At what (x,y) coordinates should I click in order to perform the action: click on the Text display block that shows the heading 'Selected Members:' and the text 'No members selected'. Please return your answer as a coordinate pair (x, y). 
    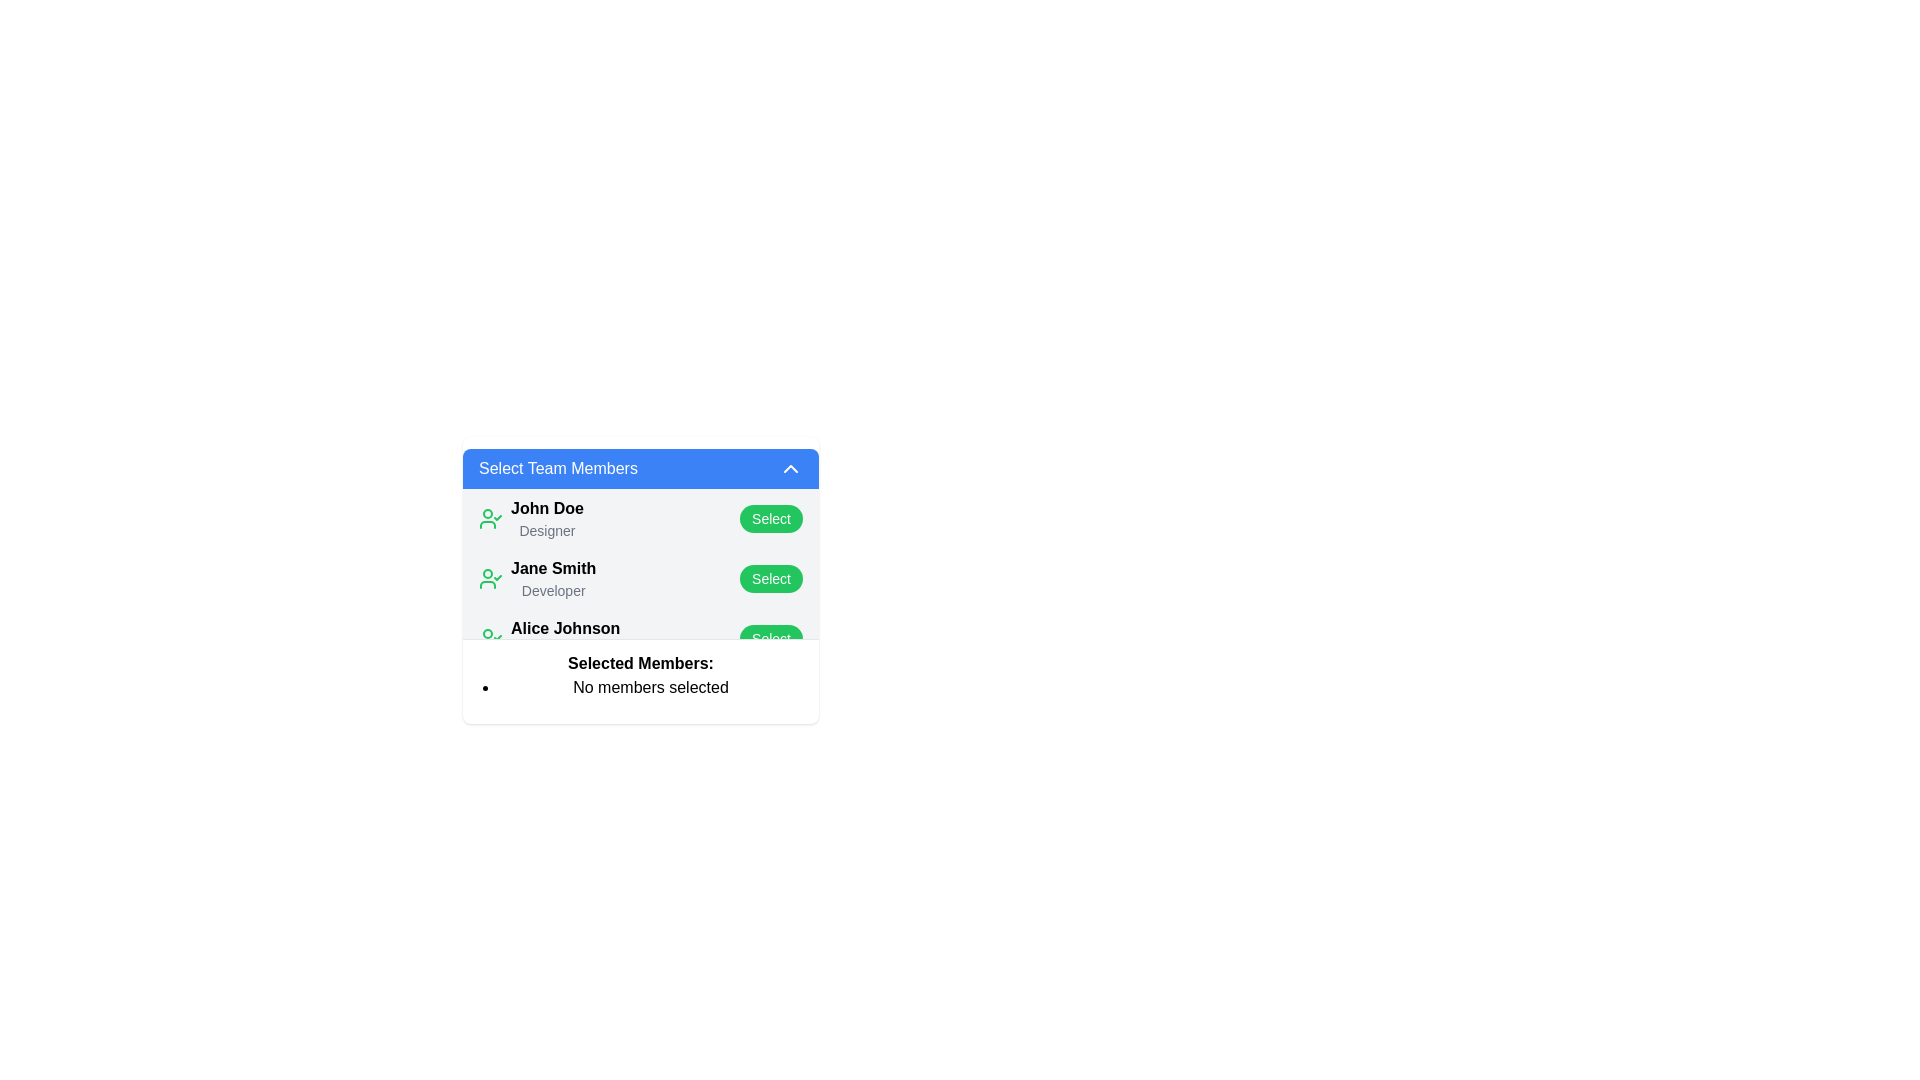
    Looking at the image, I should click on (641, 675).